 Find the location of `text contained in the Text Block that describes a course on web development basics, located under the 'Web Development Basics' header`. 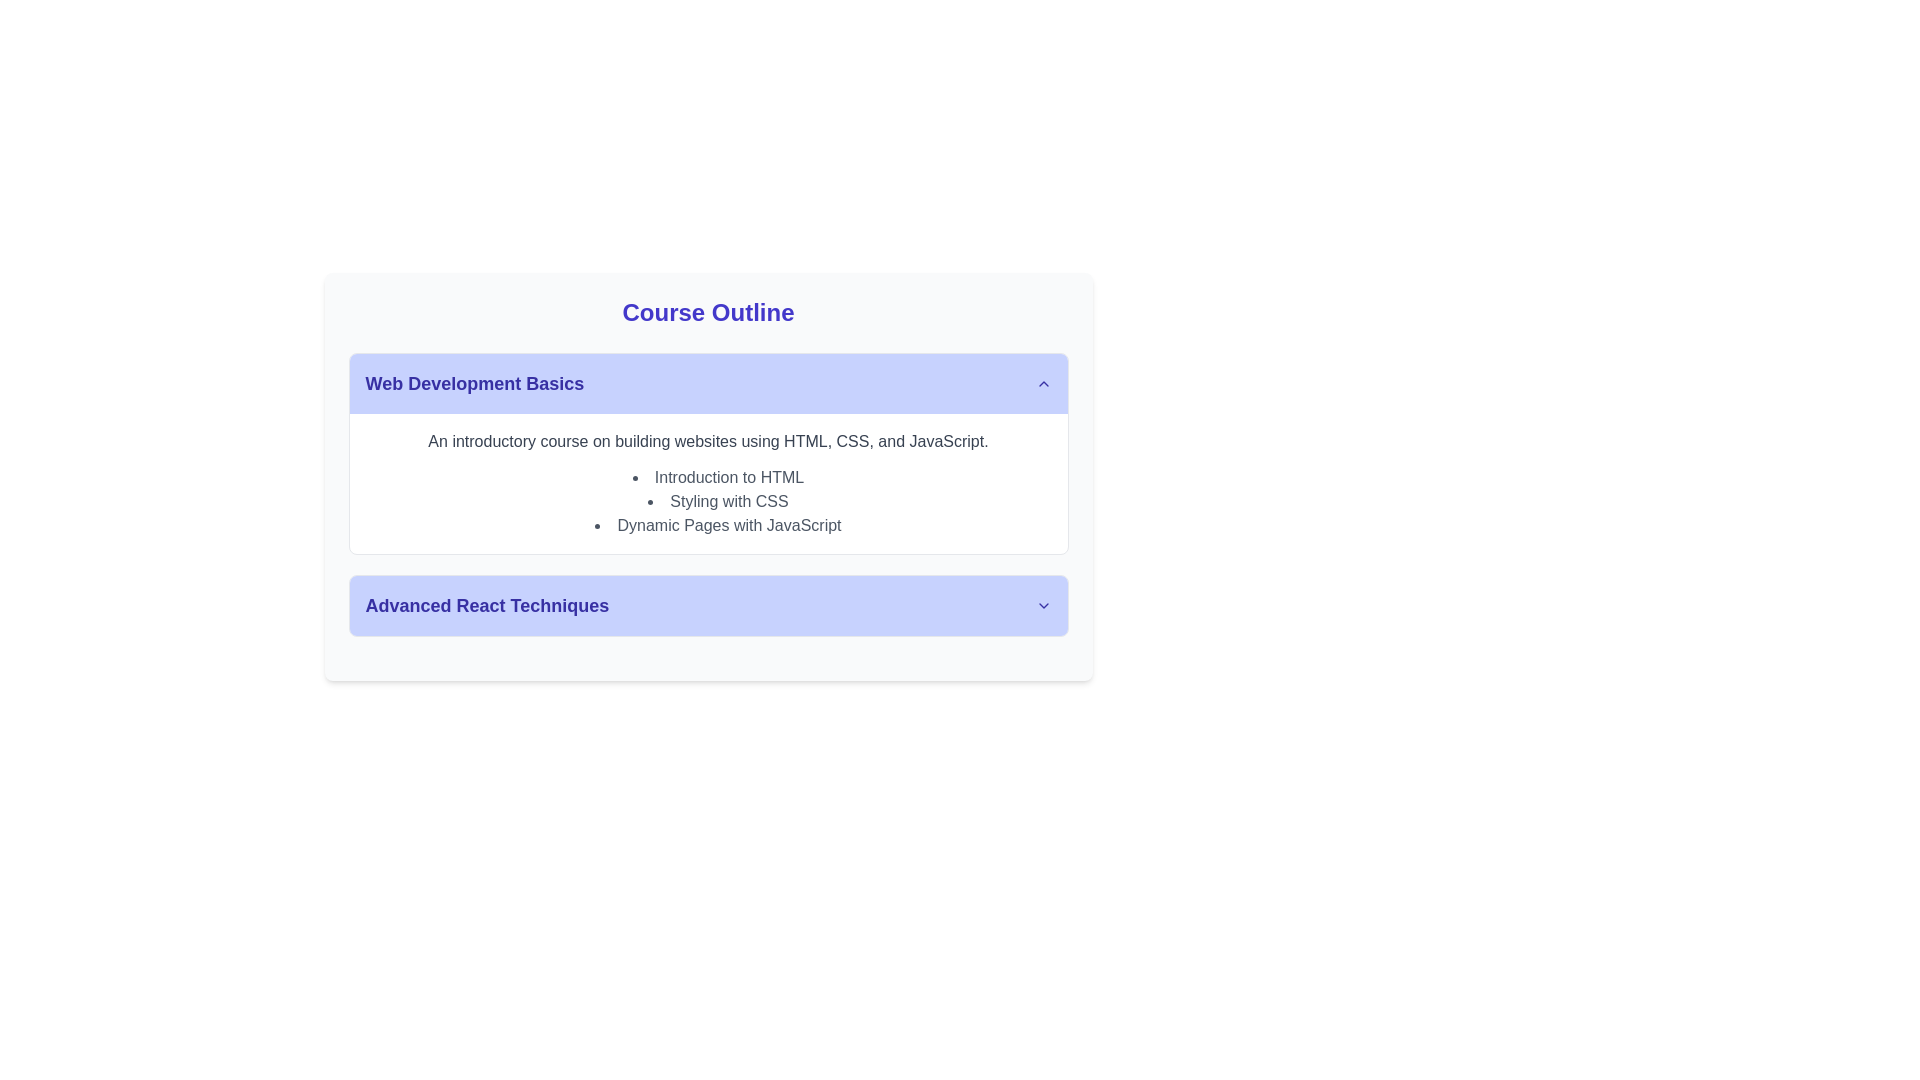

text contained in the Text Block that describes a course on web development basics, located under the 'Web Development Basics' header is located at coordinates (708, 483).